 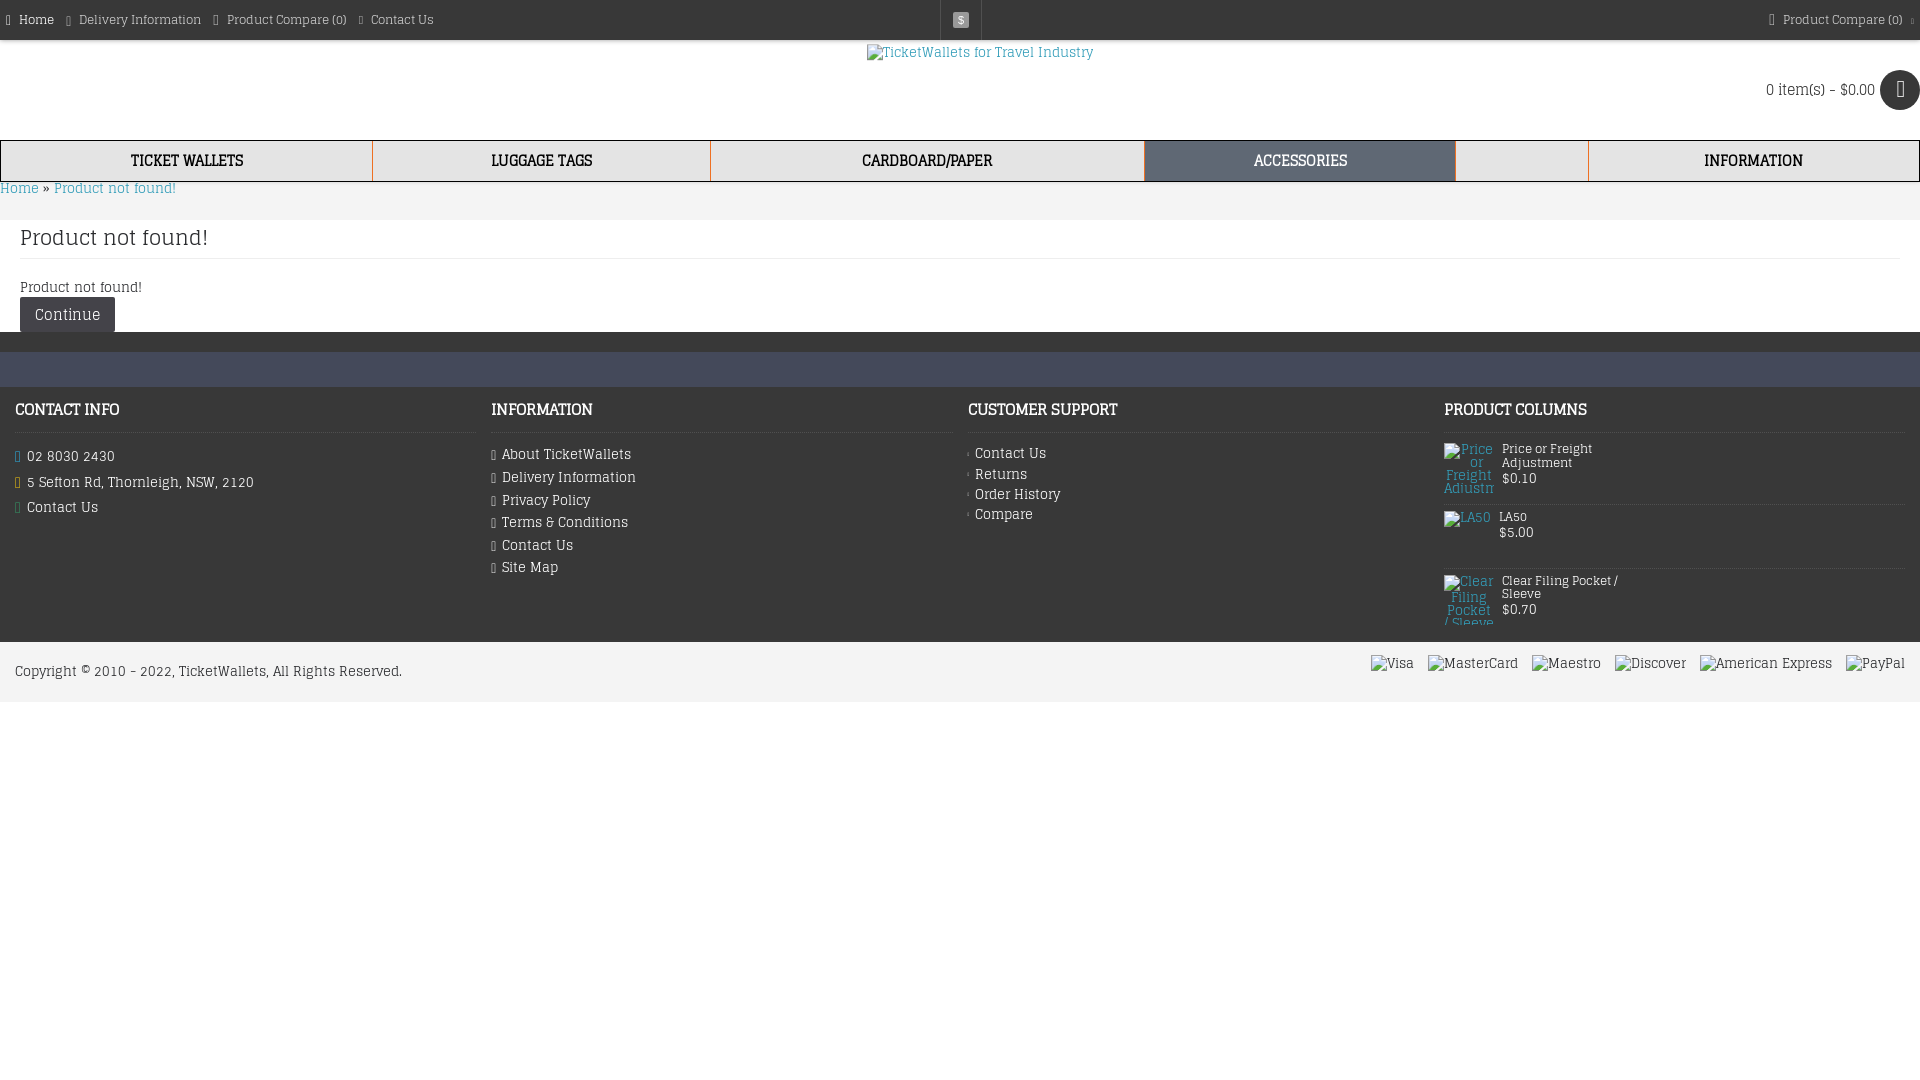 I want to click on 'Product not found!', so click(x=53, y=188).